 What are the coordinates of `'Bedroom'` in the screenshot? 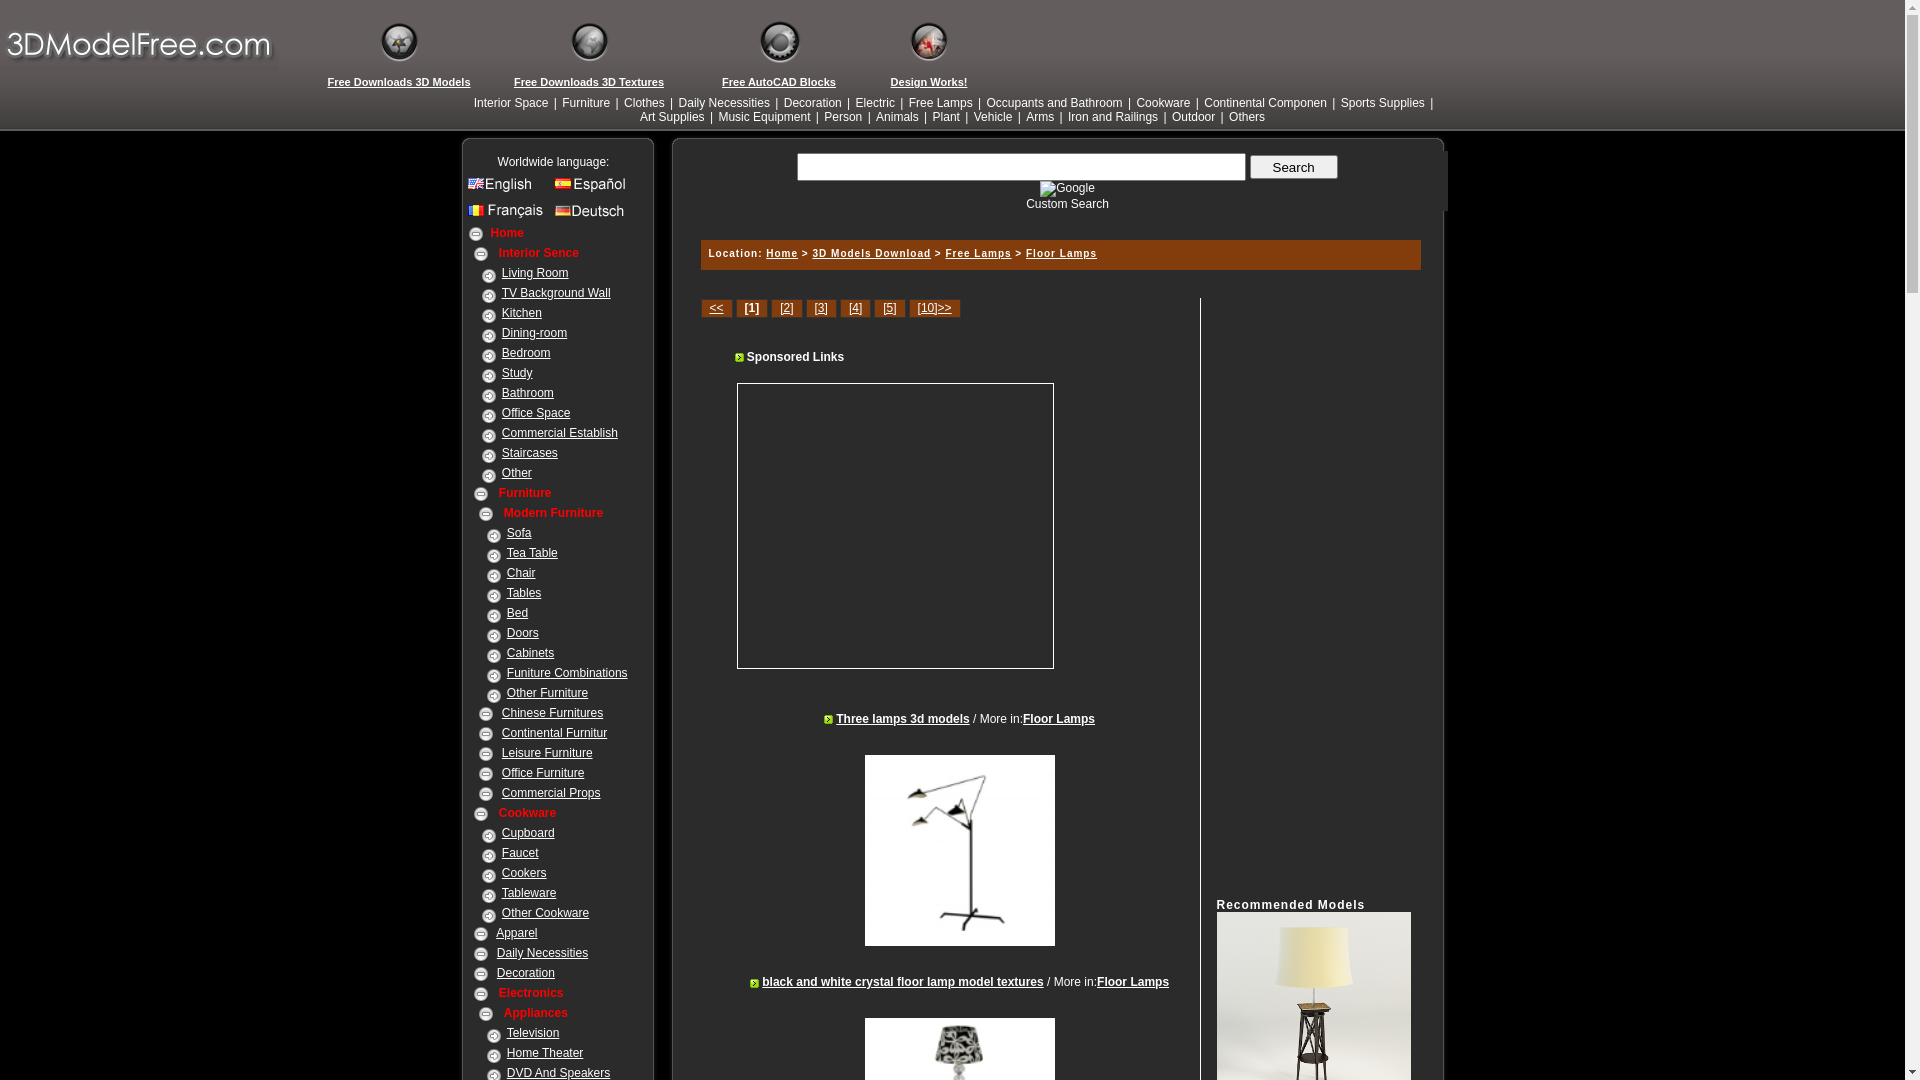 It's located at (526, 352).